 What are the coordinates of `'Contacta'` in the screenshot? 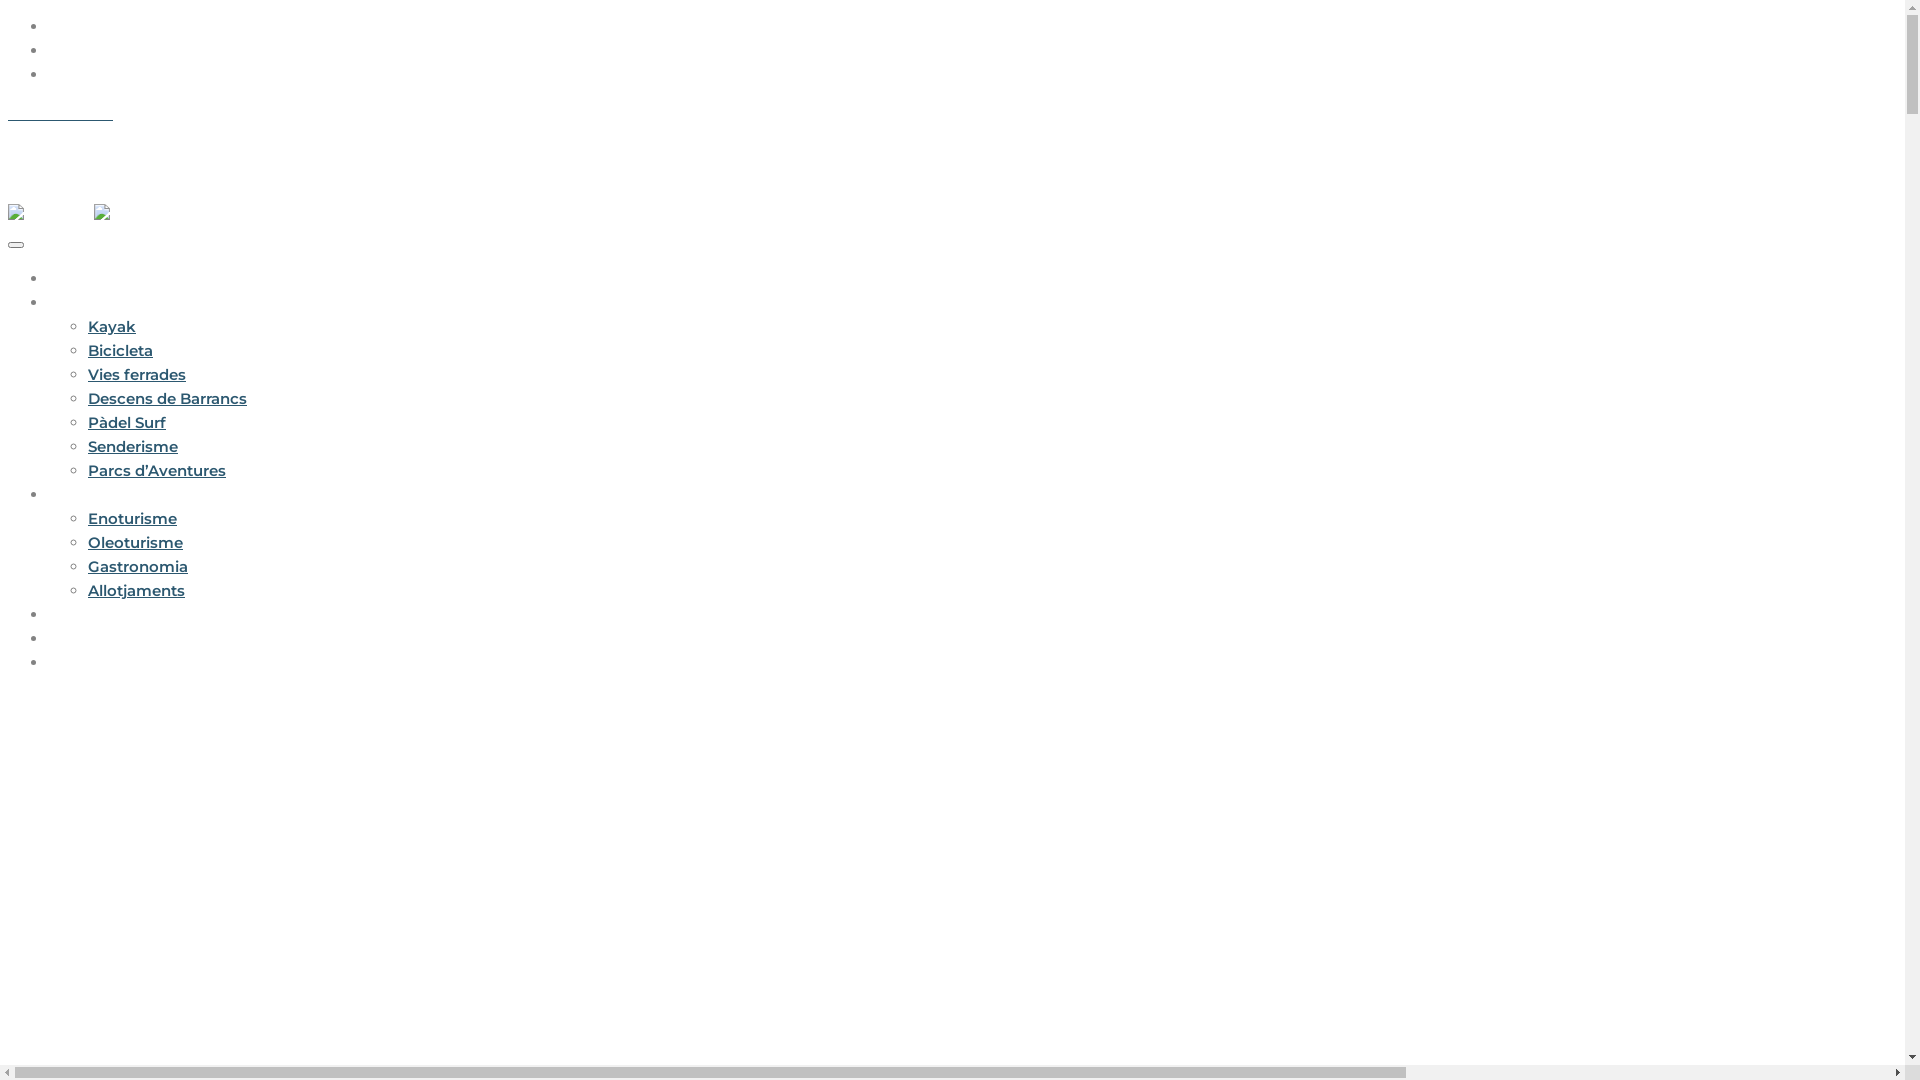 It's located at (48, 662).